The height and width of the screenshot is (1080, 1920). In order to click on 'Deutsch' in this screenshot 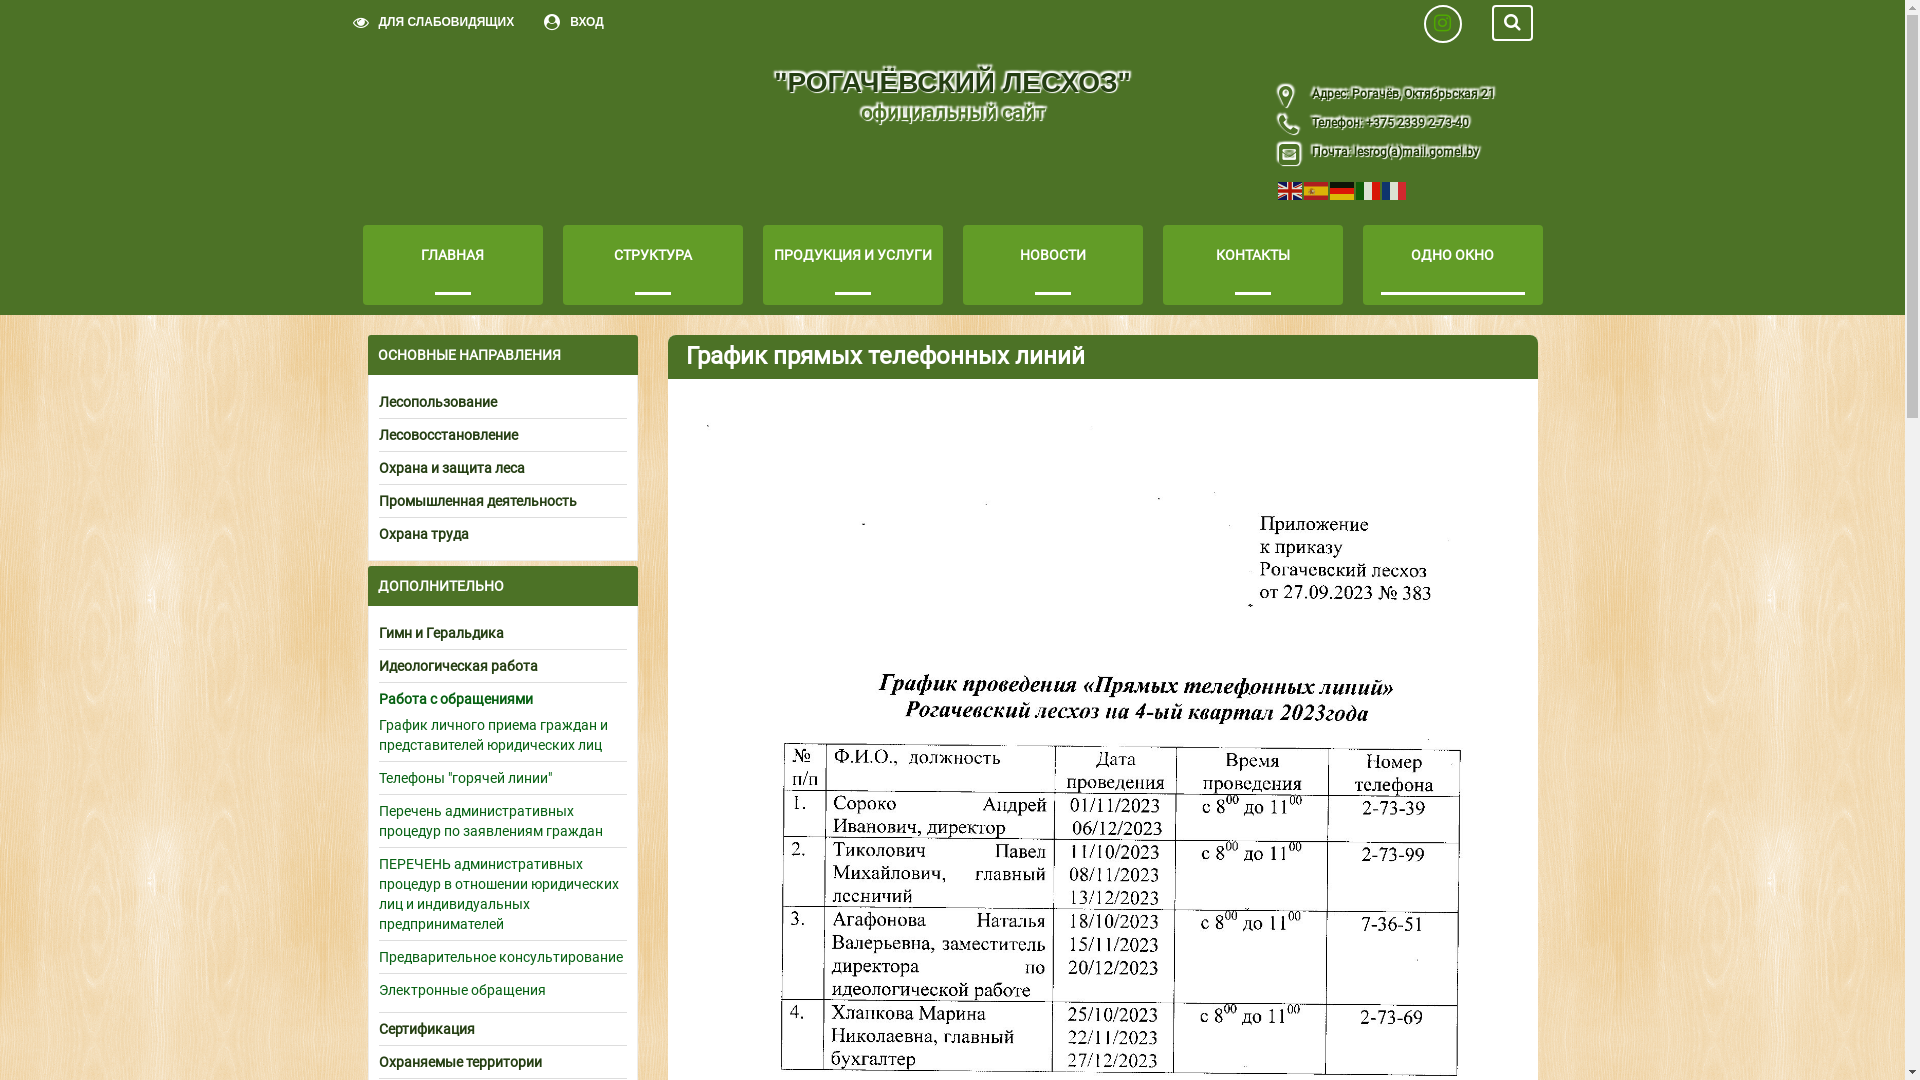, I will do `click(1343, 189)`.